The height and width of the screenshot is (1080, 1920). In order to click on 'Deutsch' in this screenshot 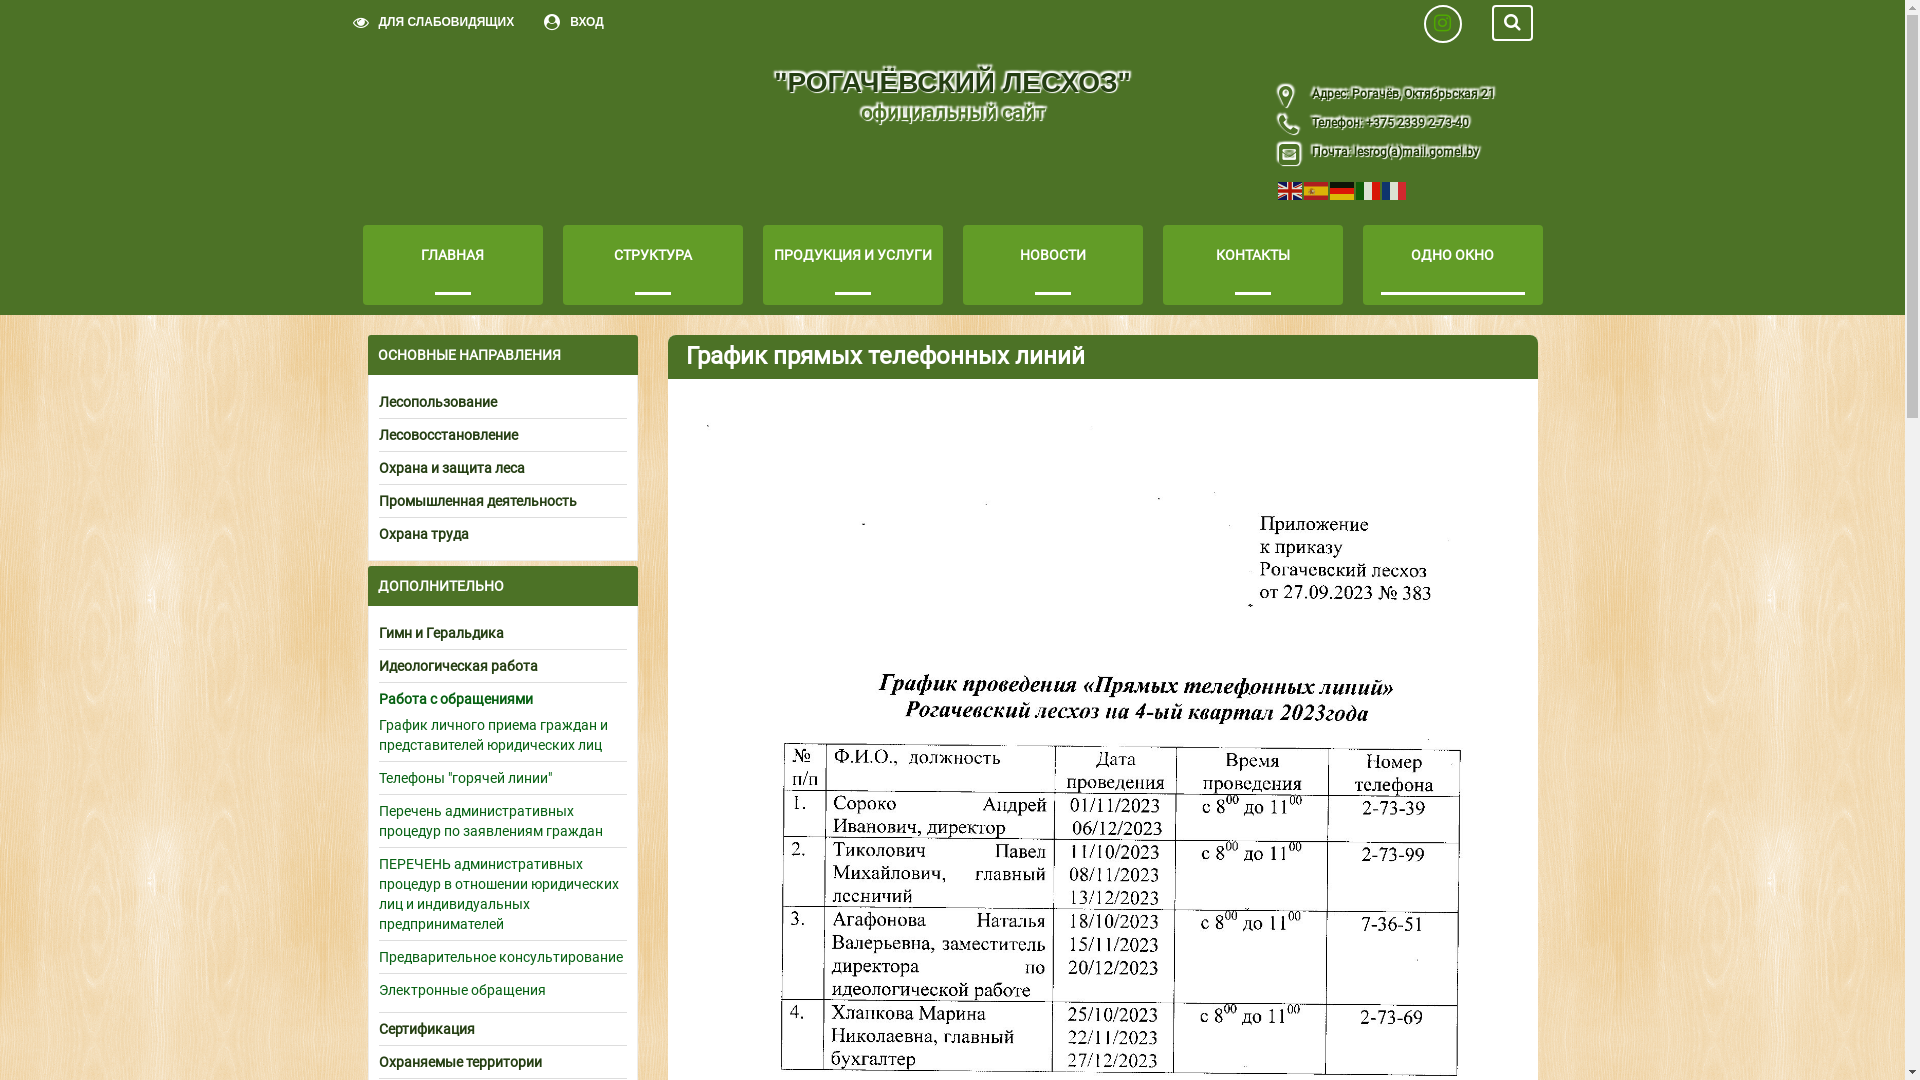, I will do `click(1343, 189)`.